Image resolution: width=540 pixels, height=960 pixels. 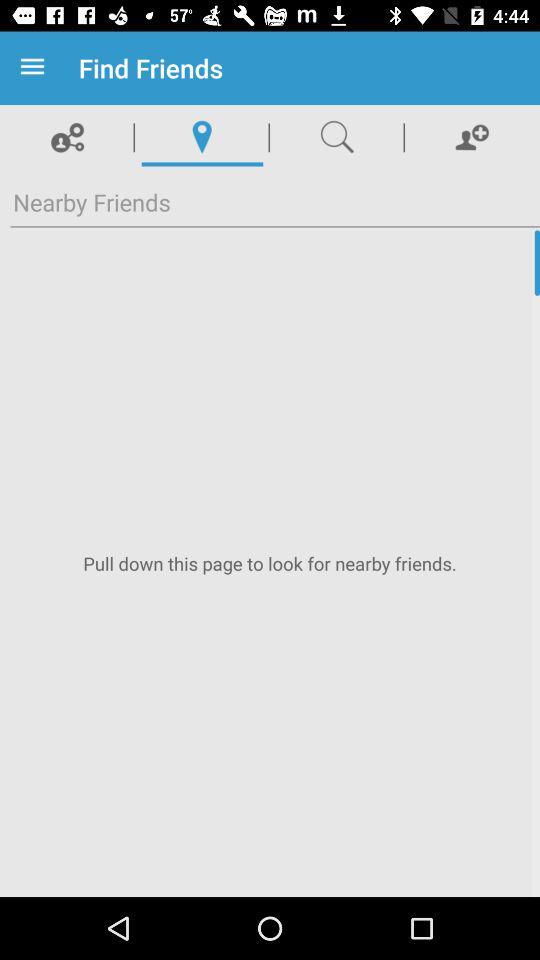 I want to click on pull page, so click(x=270, y=563).